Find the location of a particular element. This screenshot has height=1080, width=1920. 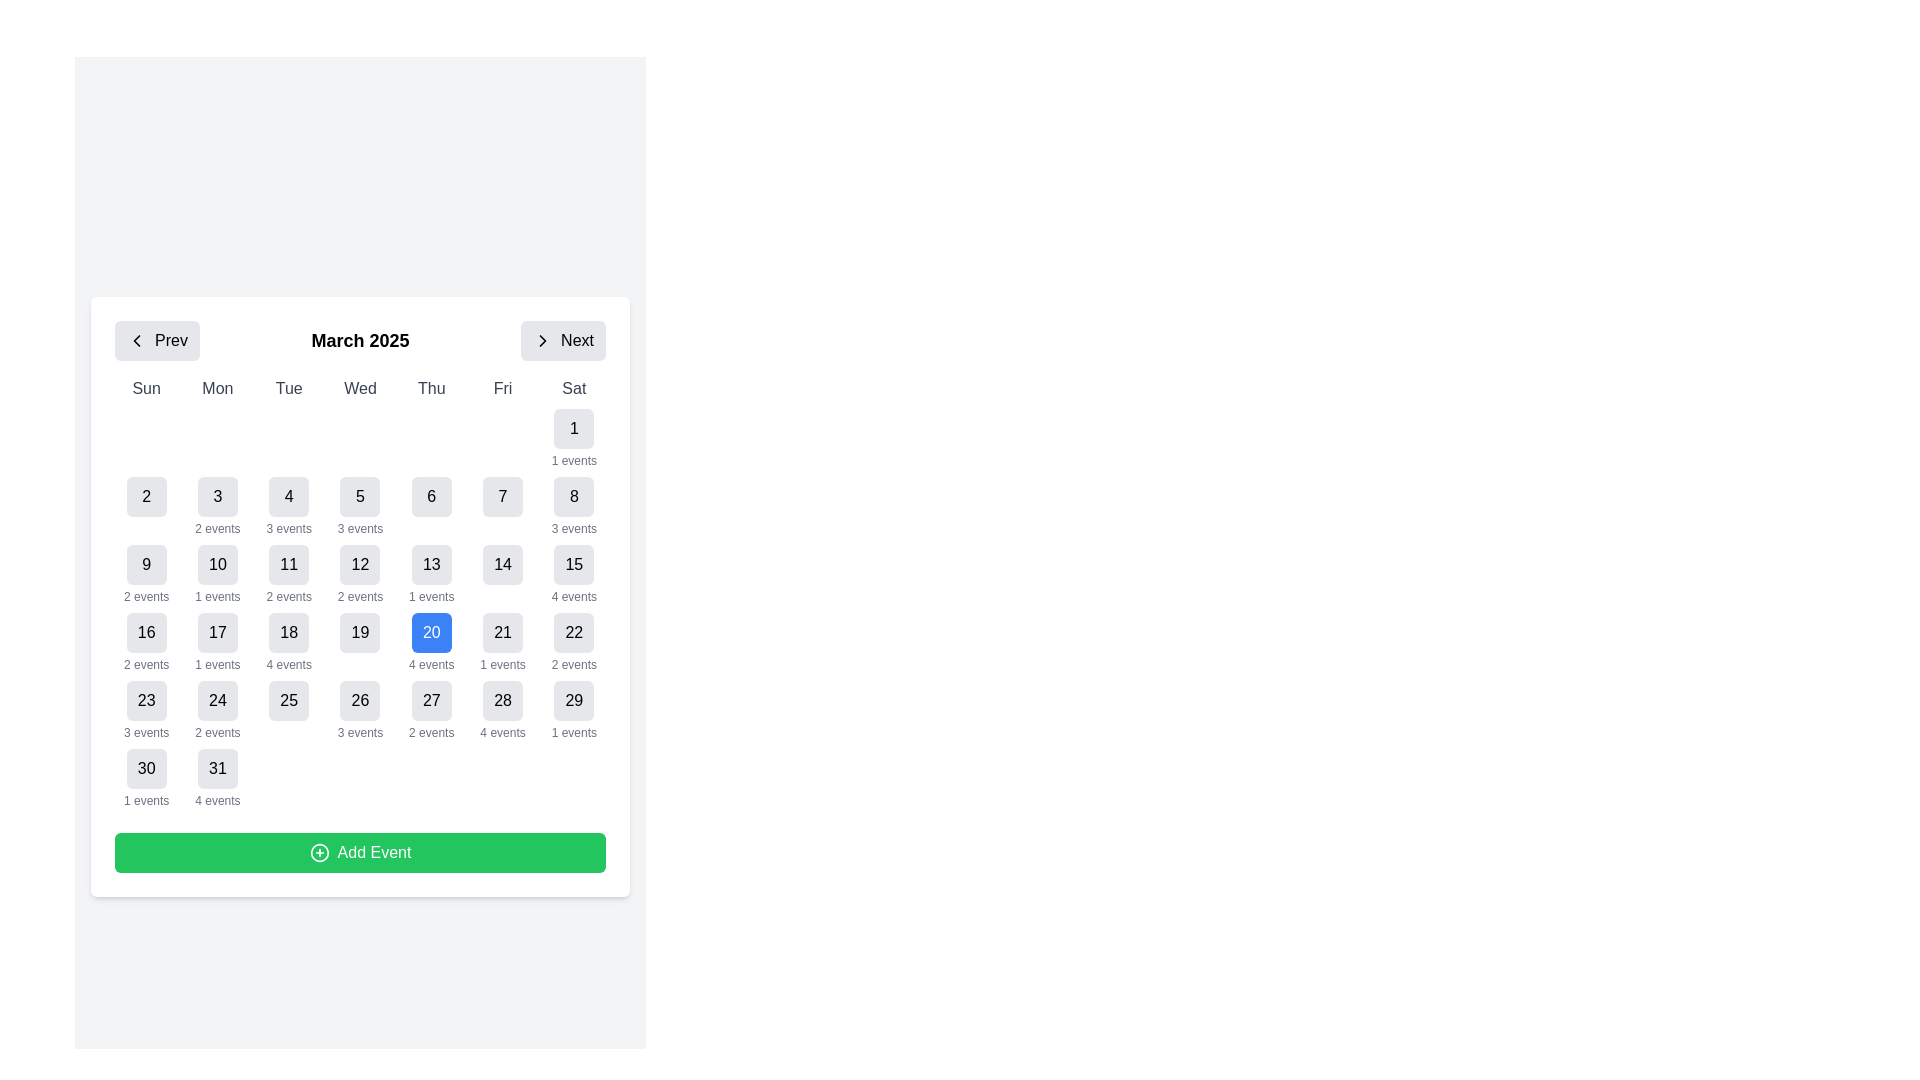

the text label displaying '3 events', which is located below the rounded square showing '4', in the grid layout for Thursday of the first week in March 2025 is located at coordinates (288, 527).